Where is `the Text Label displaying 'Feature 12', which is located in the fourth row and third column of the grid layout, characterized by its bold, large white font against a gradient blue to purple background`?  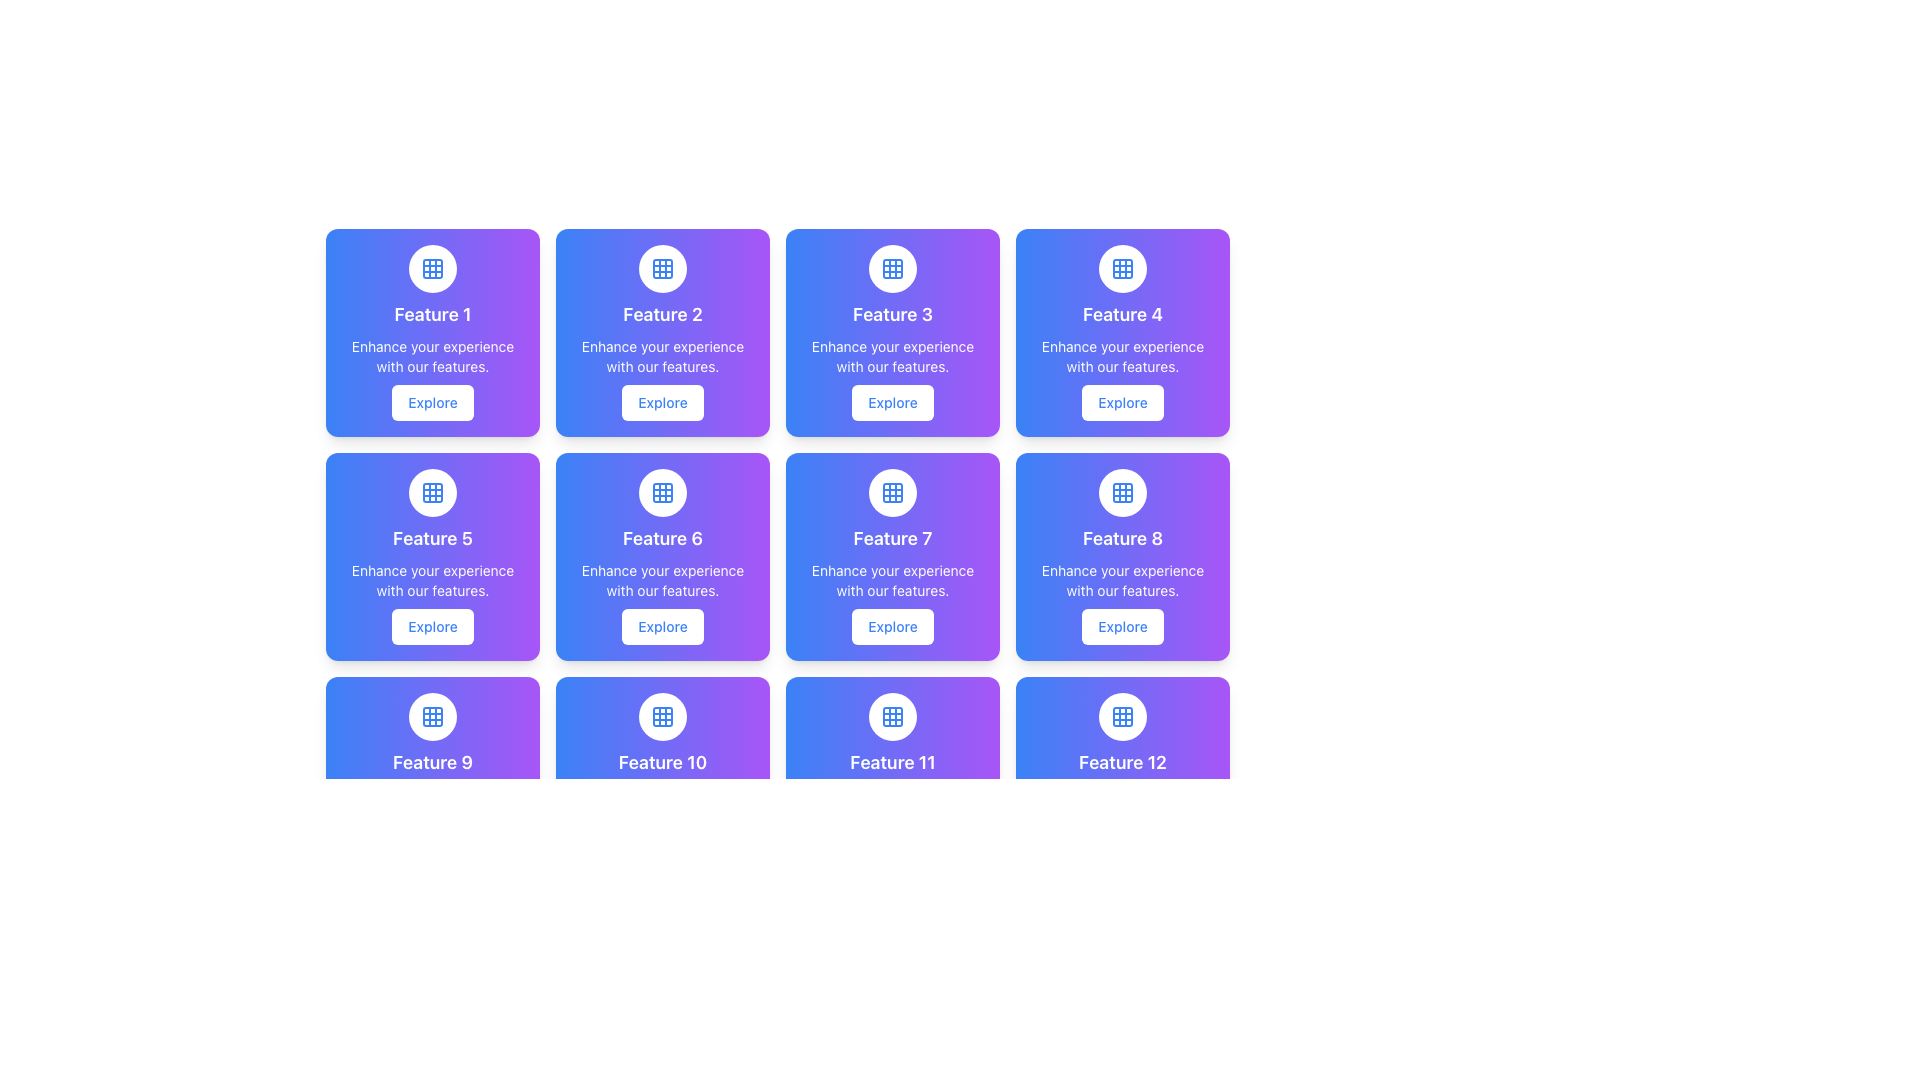 the Text Label displaying 'Feature 12', which is located in the fourth row and third column of the grid layout, characterized by its bold, large white font against a gradient blue to purple background is located at coordinates (1123, 763).